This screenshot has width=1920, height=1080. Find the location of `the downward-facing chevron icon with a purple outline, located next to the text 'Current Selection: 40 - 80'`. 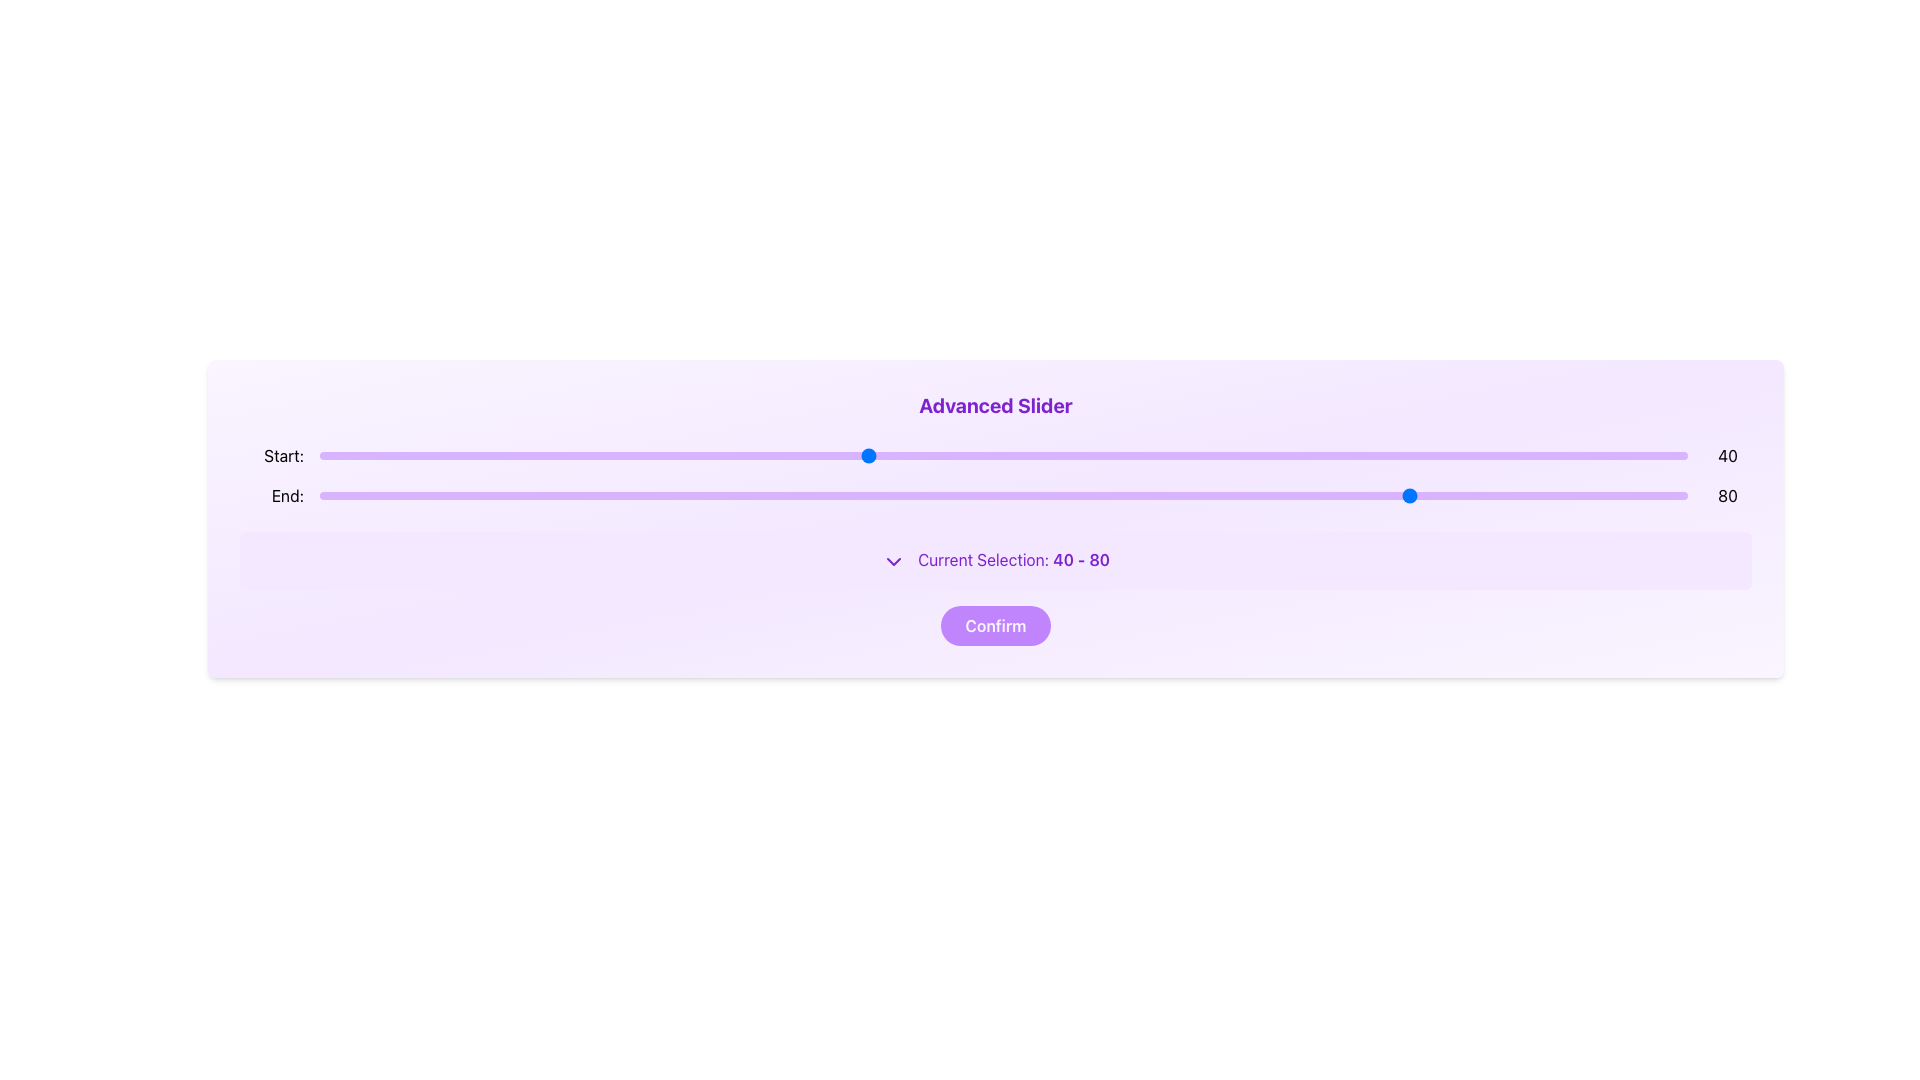

the downward-facing chevron icon with a purple outline, located next to the text 'Current Selection: 40 - 80' is located at coordinates (892, 561).